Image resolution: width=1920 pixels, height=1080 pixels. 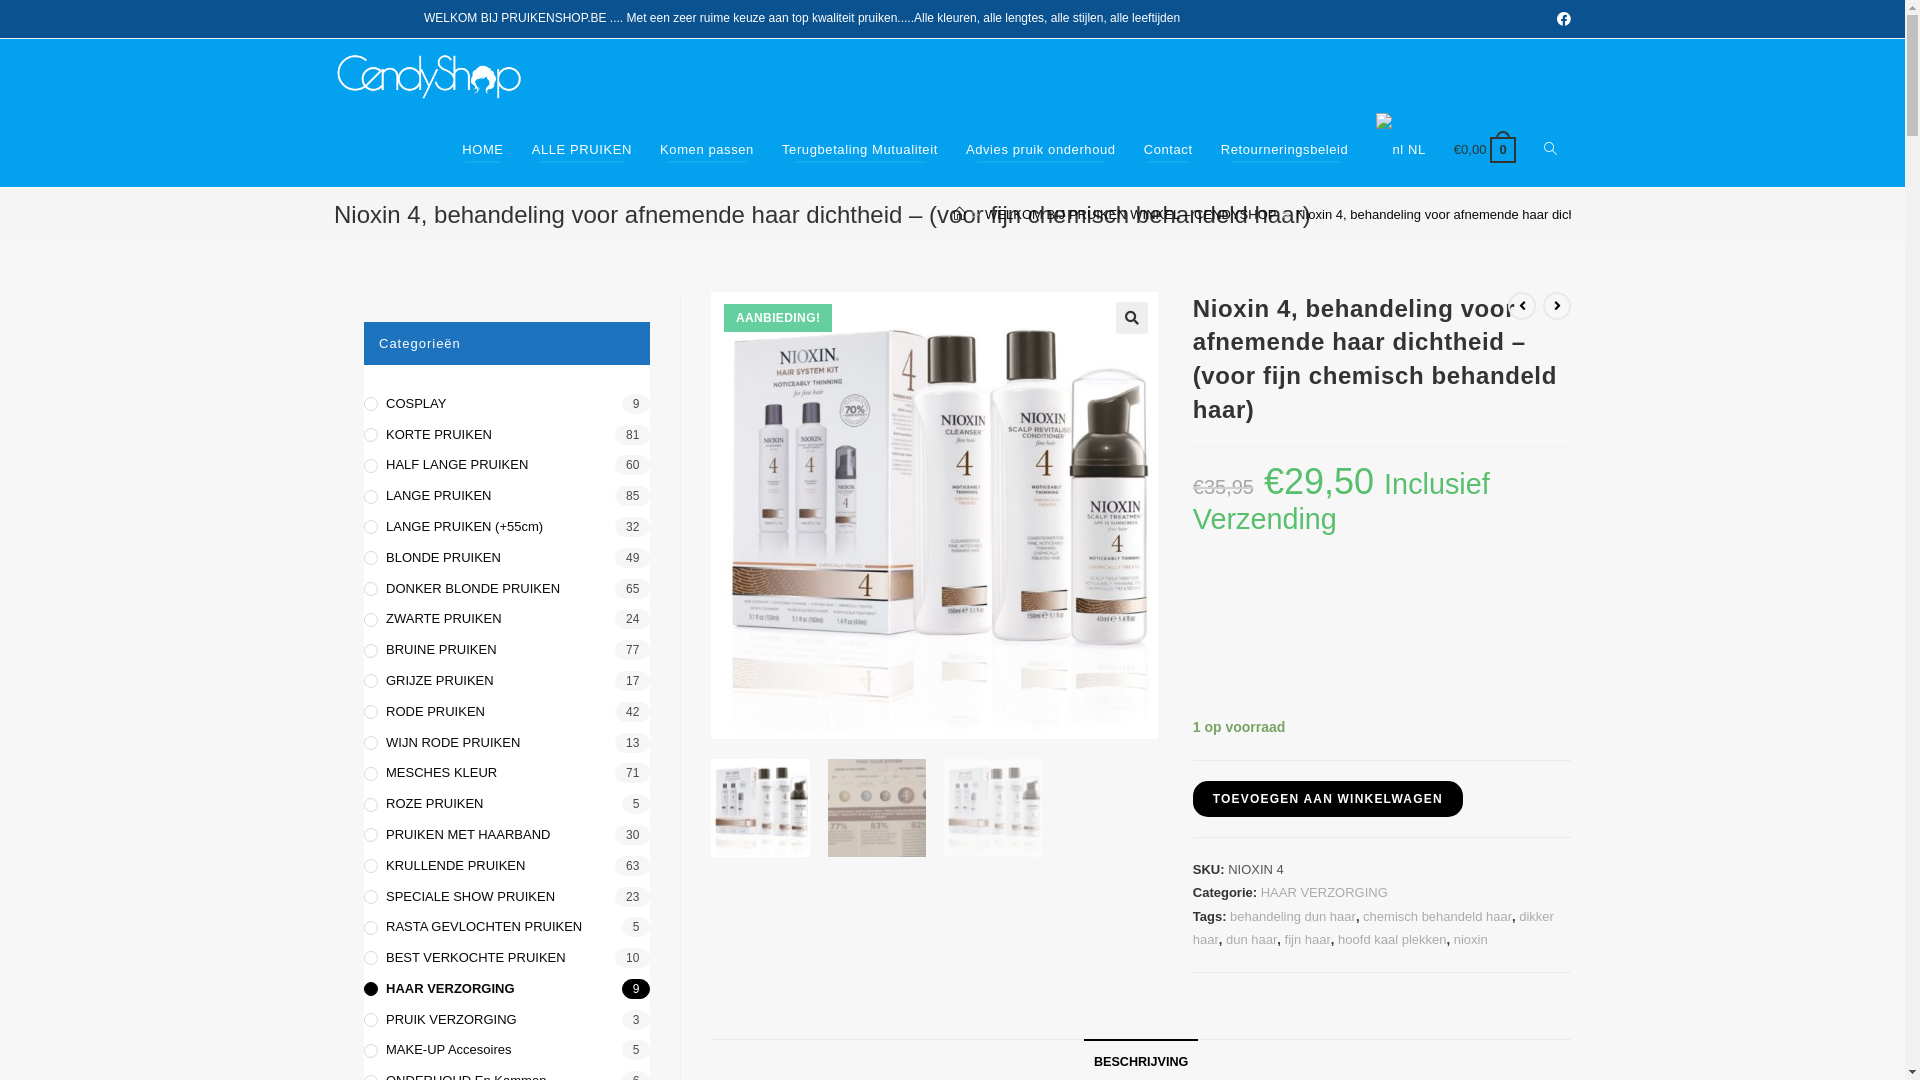 I want to click on 'PRUIKEN MET HAARBAND', so click(x=507, y=835).